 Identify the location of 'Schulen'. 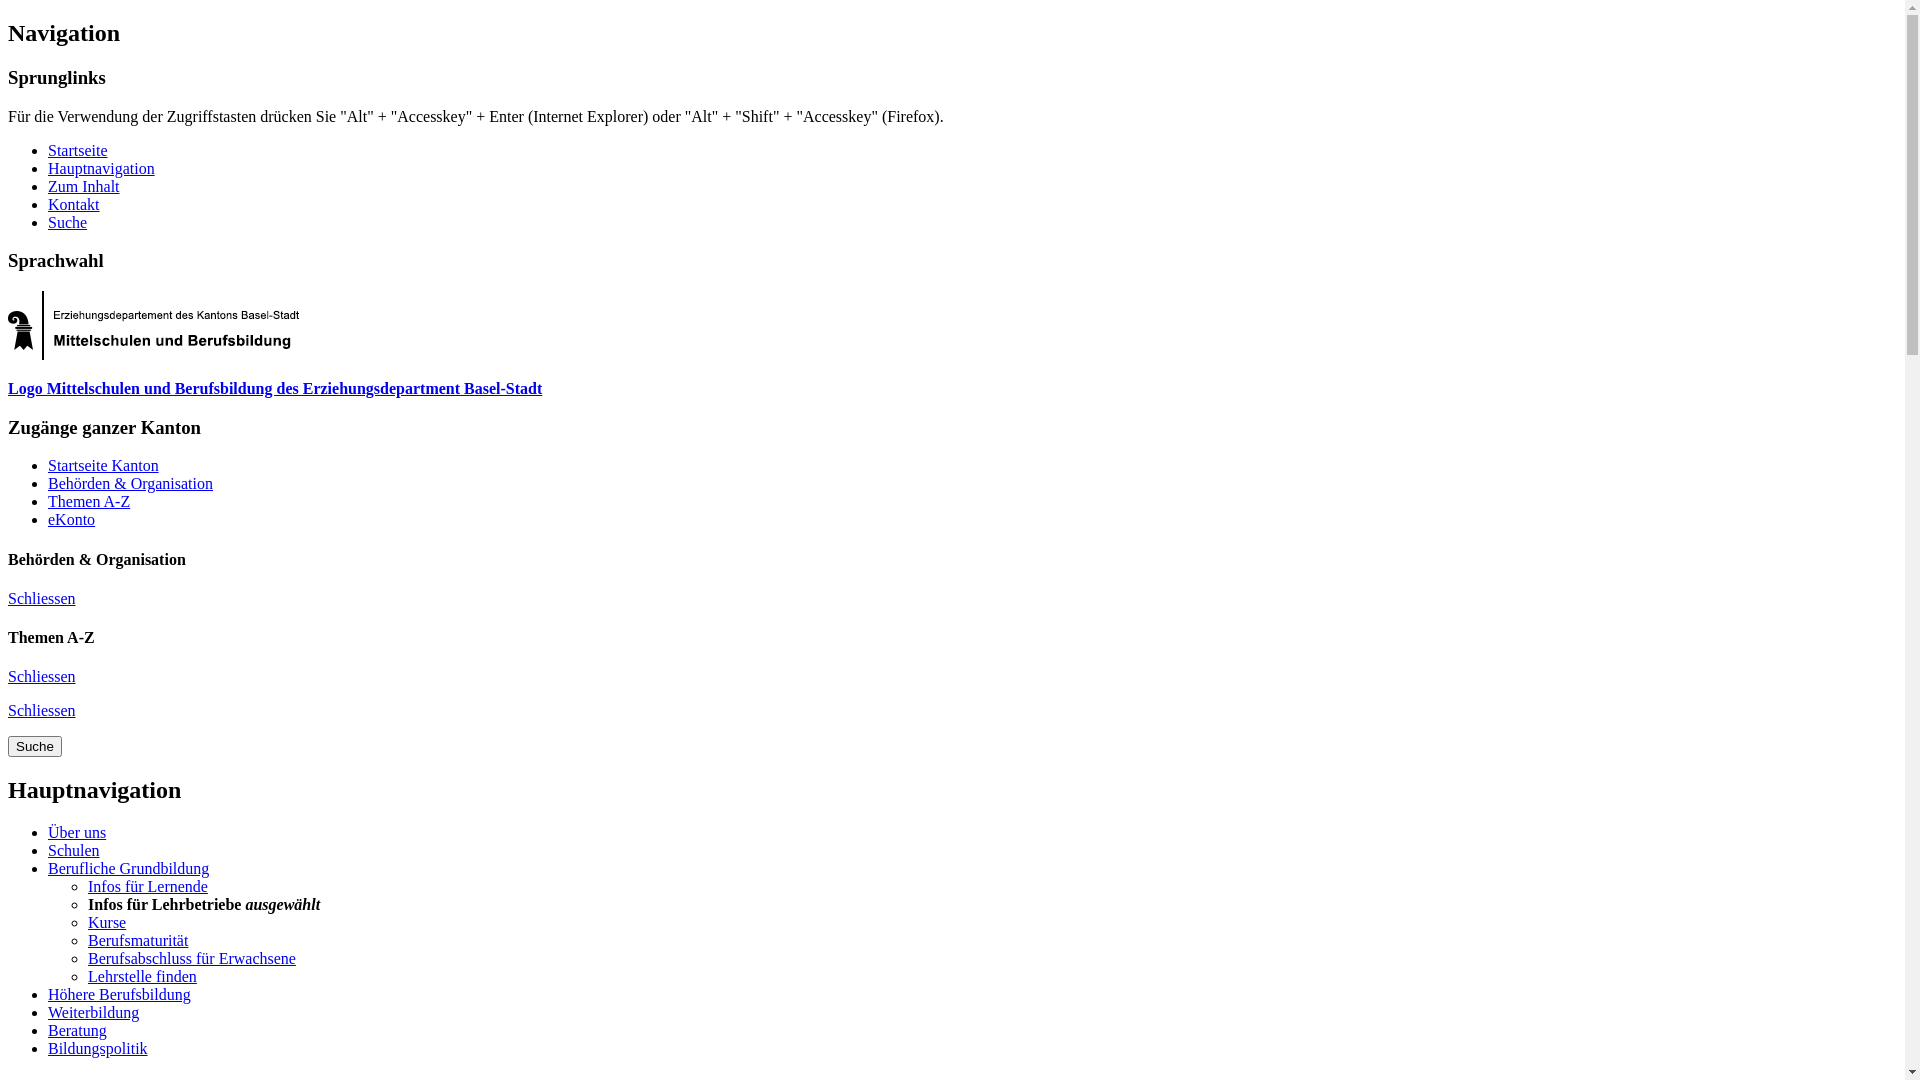
(73, 850).